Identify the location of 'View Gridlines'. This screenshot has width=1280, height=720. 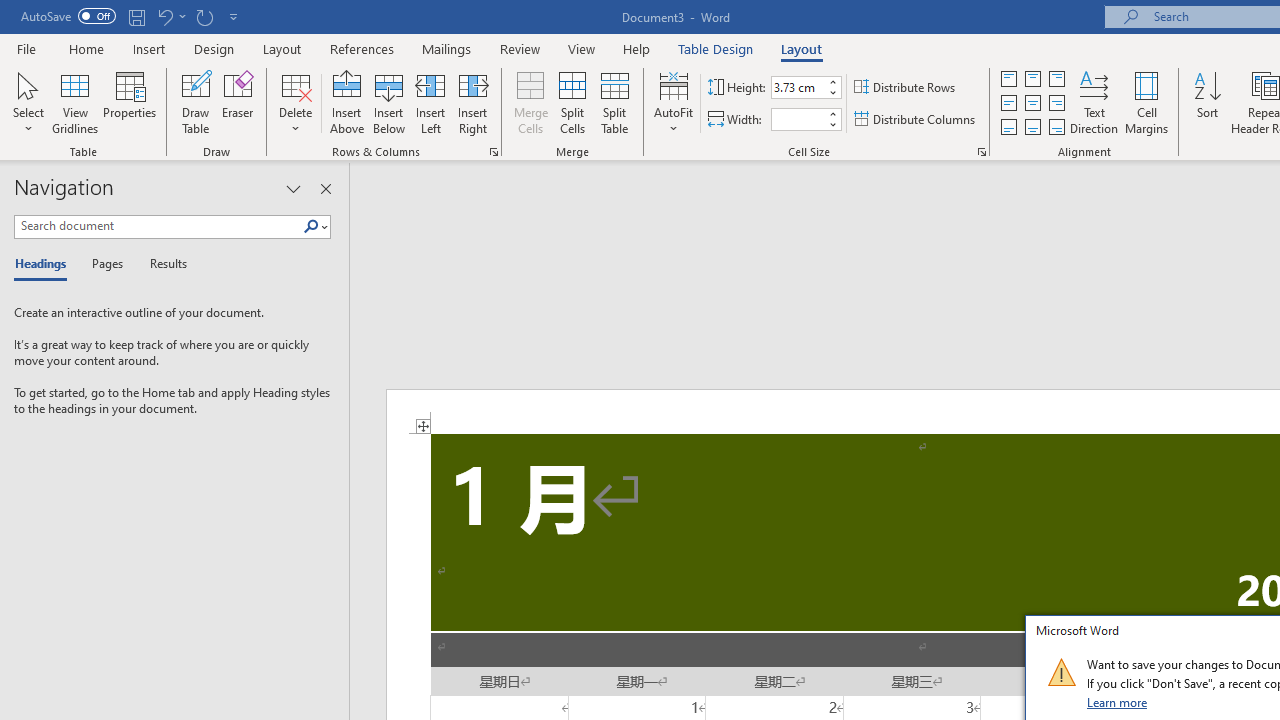
(75, 103).